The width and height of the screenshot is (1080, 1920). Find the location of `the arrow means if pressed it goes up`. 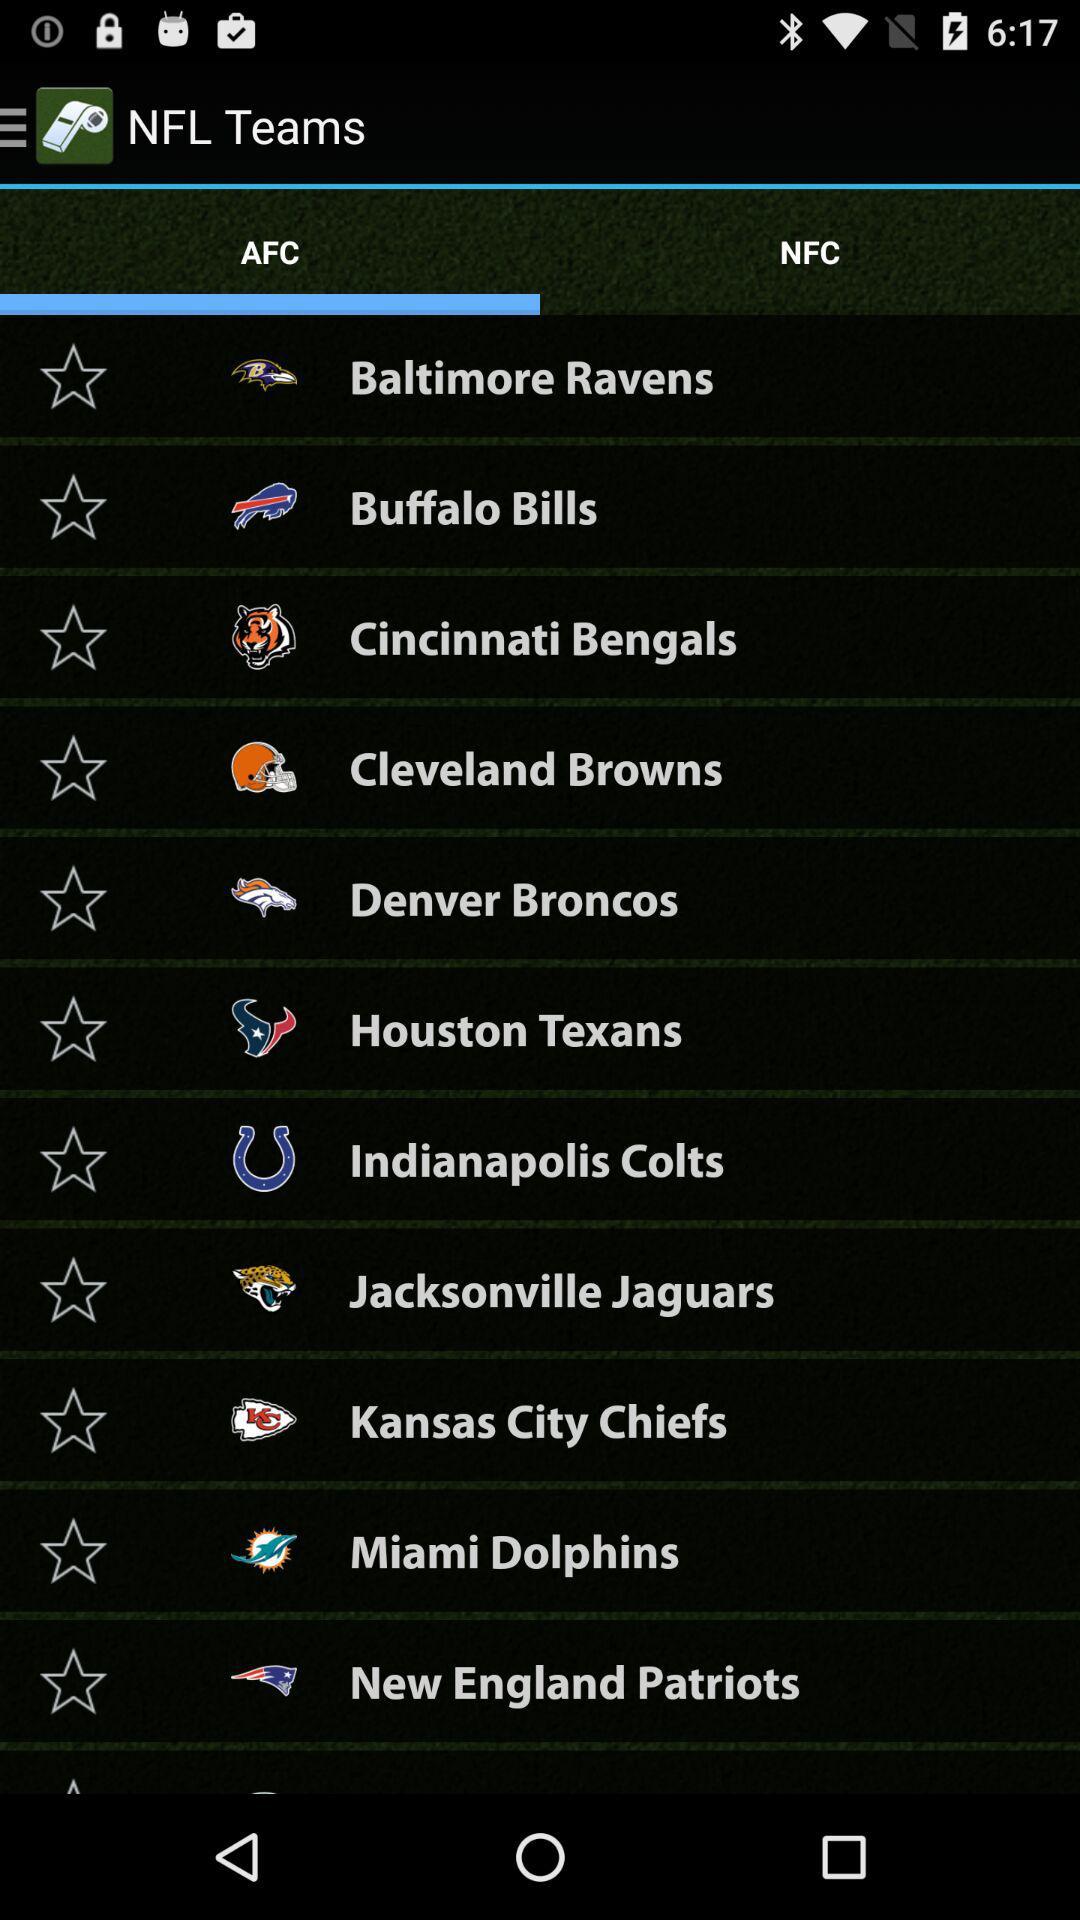

the arrow means if pressed it goes up is located at coordinates (72, 1779).